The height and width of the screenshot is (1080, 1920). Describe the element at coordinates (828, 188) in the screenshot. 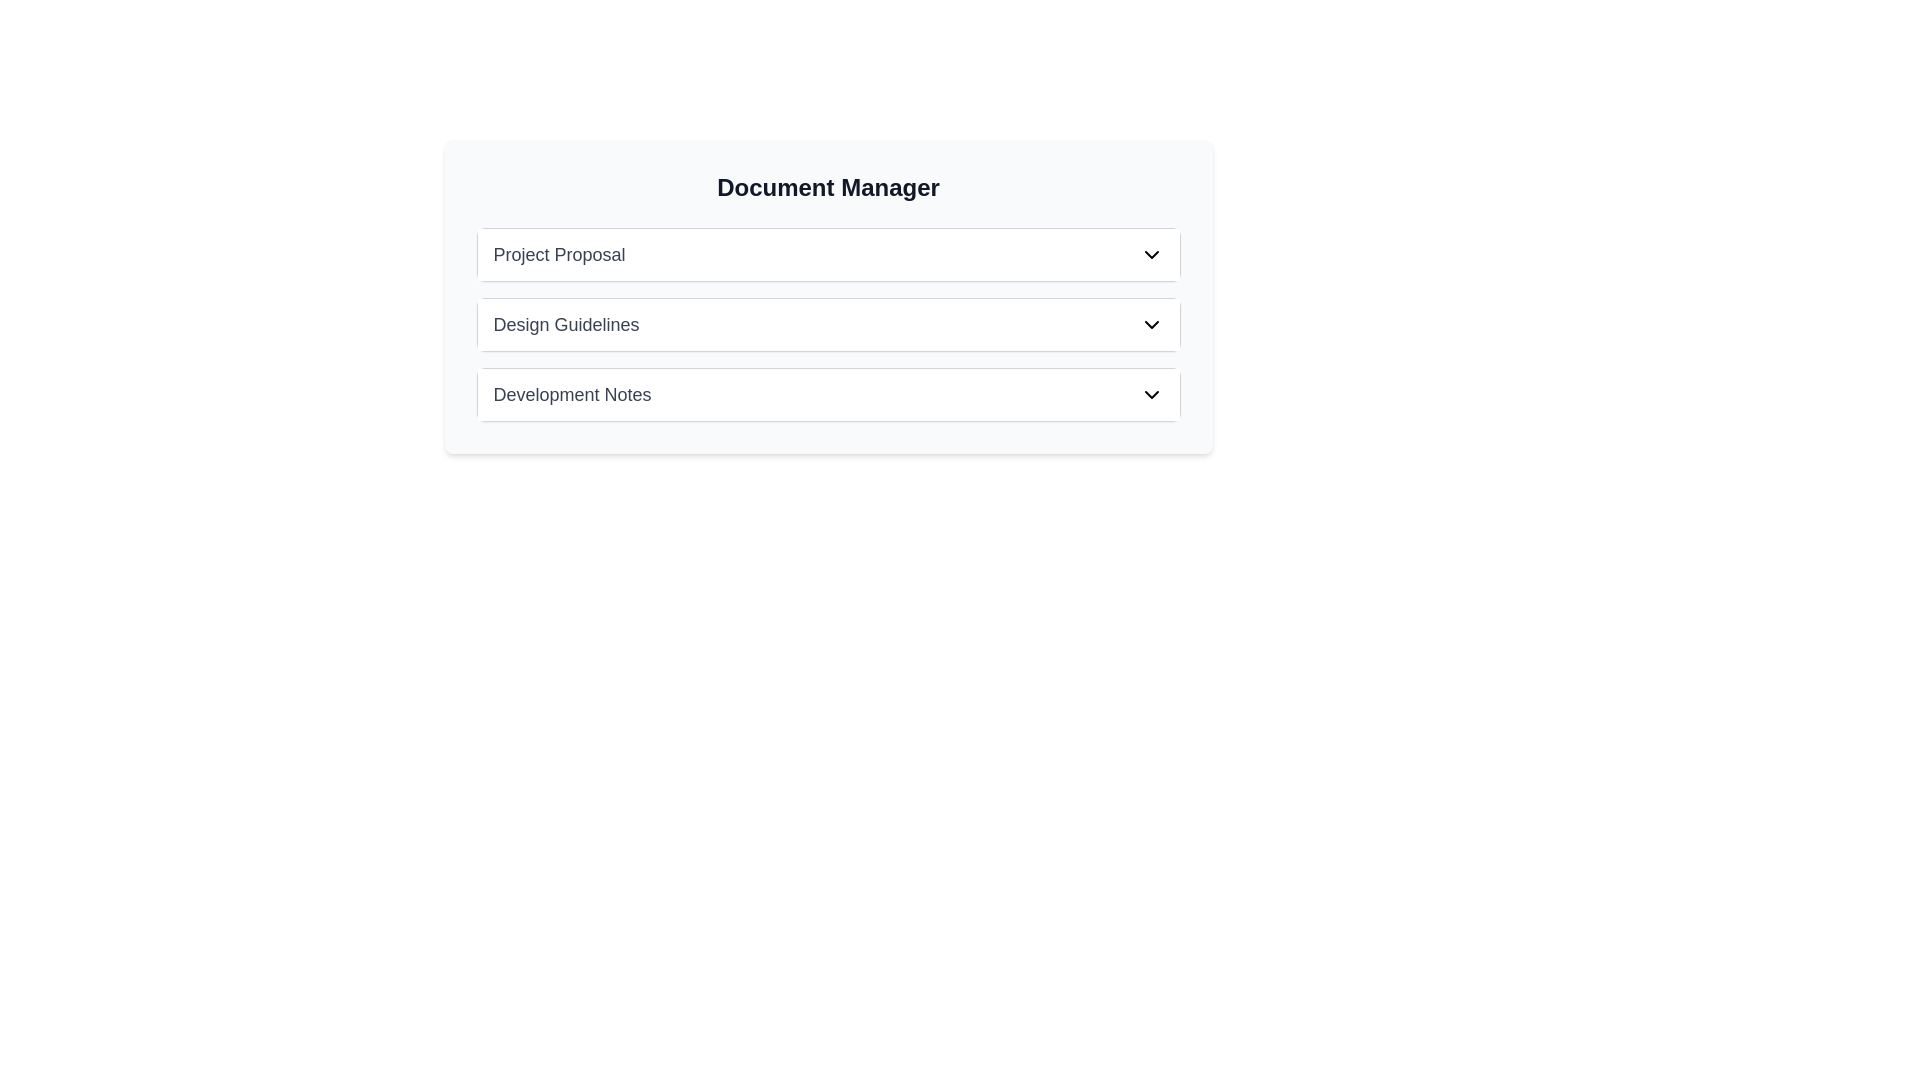

I see `the 'Document Manager' text label, which is displayed in a bold font and centered at the top of the document-related interface` at that location.